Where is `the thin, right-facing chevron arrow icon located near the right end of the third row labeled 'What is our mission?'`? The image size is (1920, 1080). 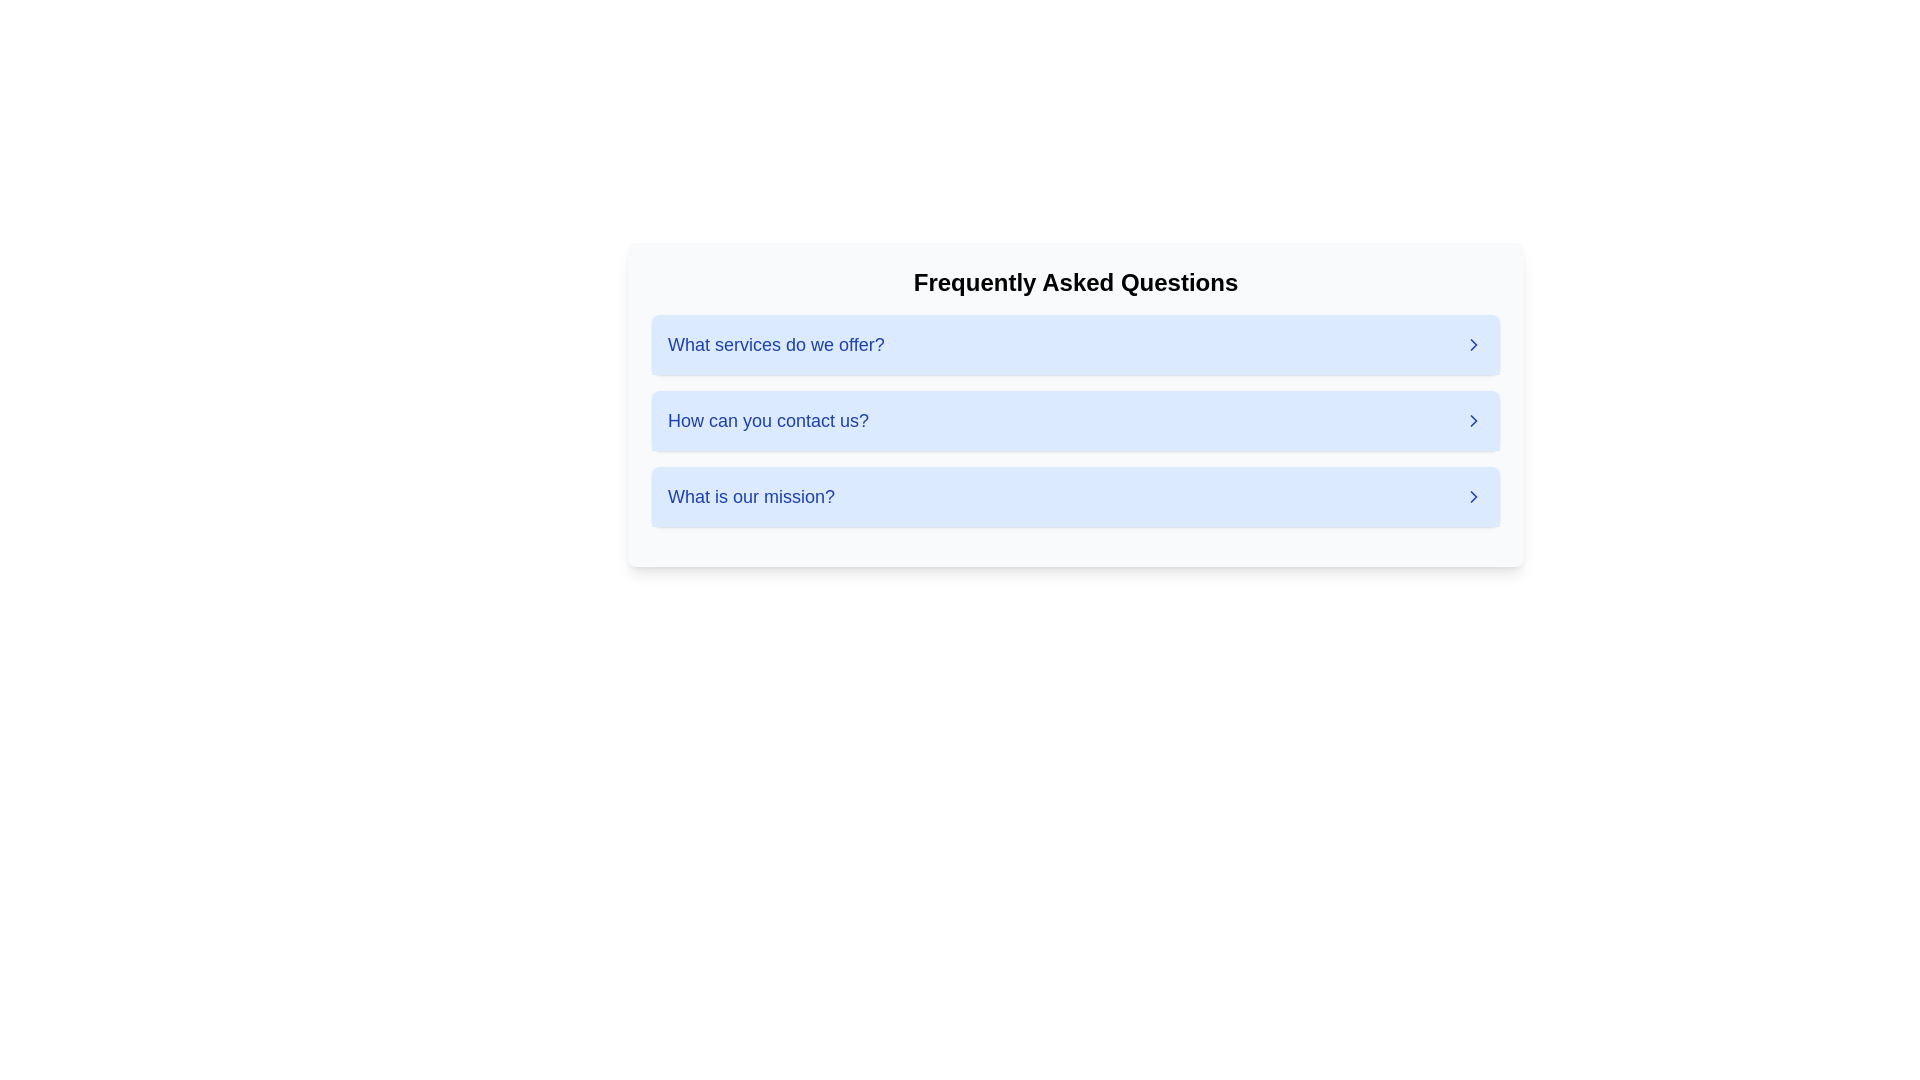
the thin, right-facing chevron arrow icon located near the right end of the third row labeled 'What is our mission?' is located at coordinates (1473, 496).